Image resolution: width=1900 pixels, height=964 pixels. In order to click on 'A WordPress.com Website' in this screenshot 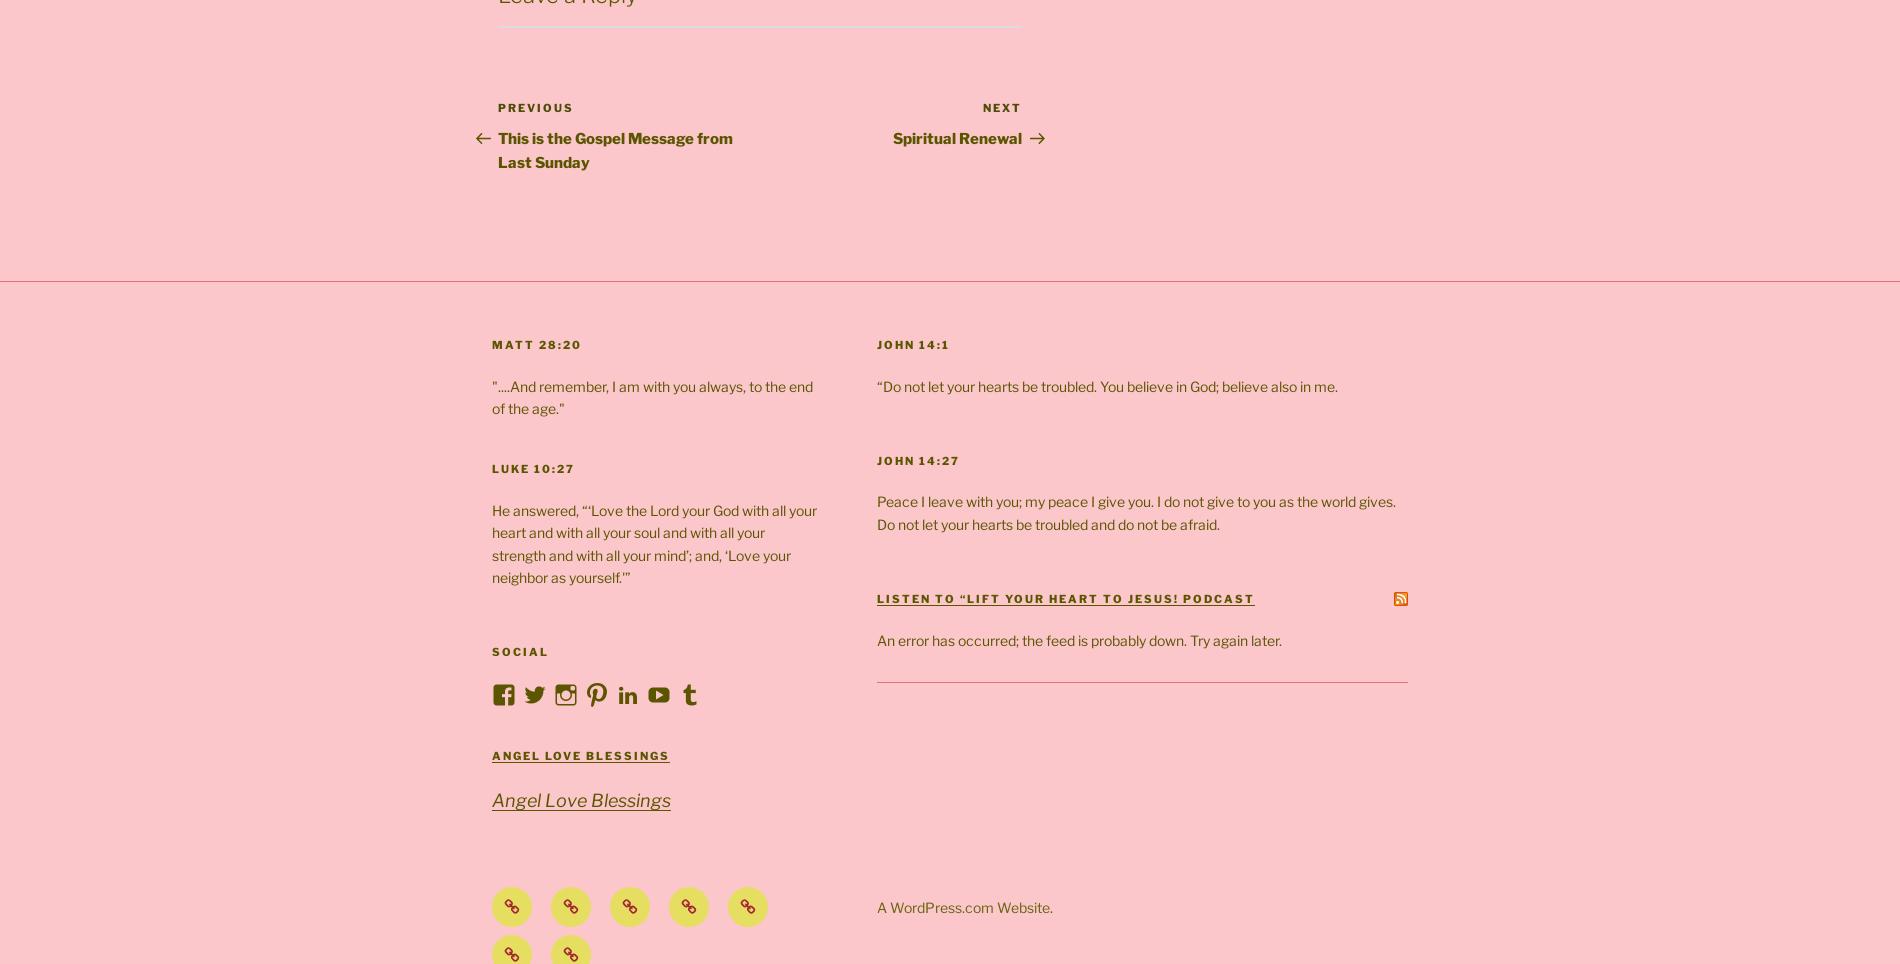, I will do `click(962, 905)`.